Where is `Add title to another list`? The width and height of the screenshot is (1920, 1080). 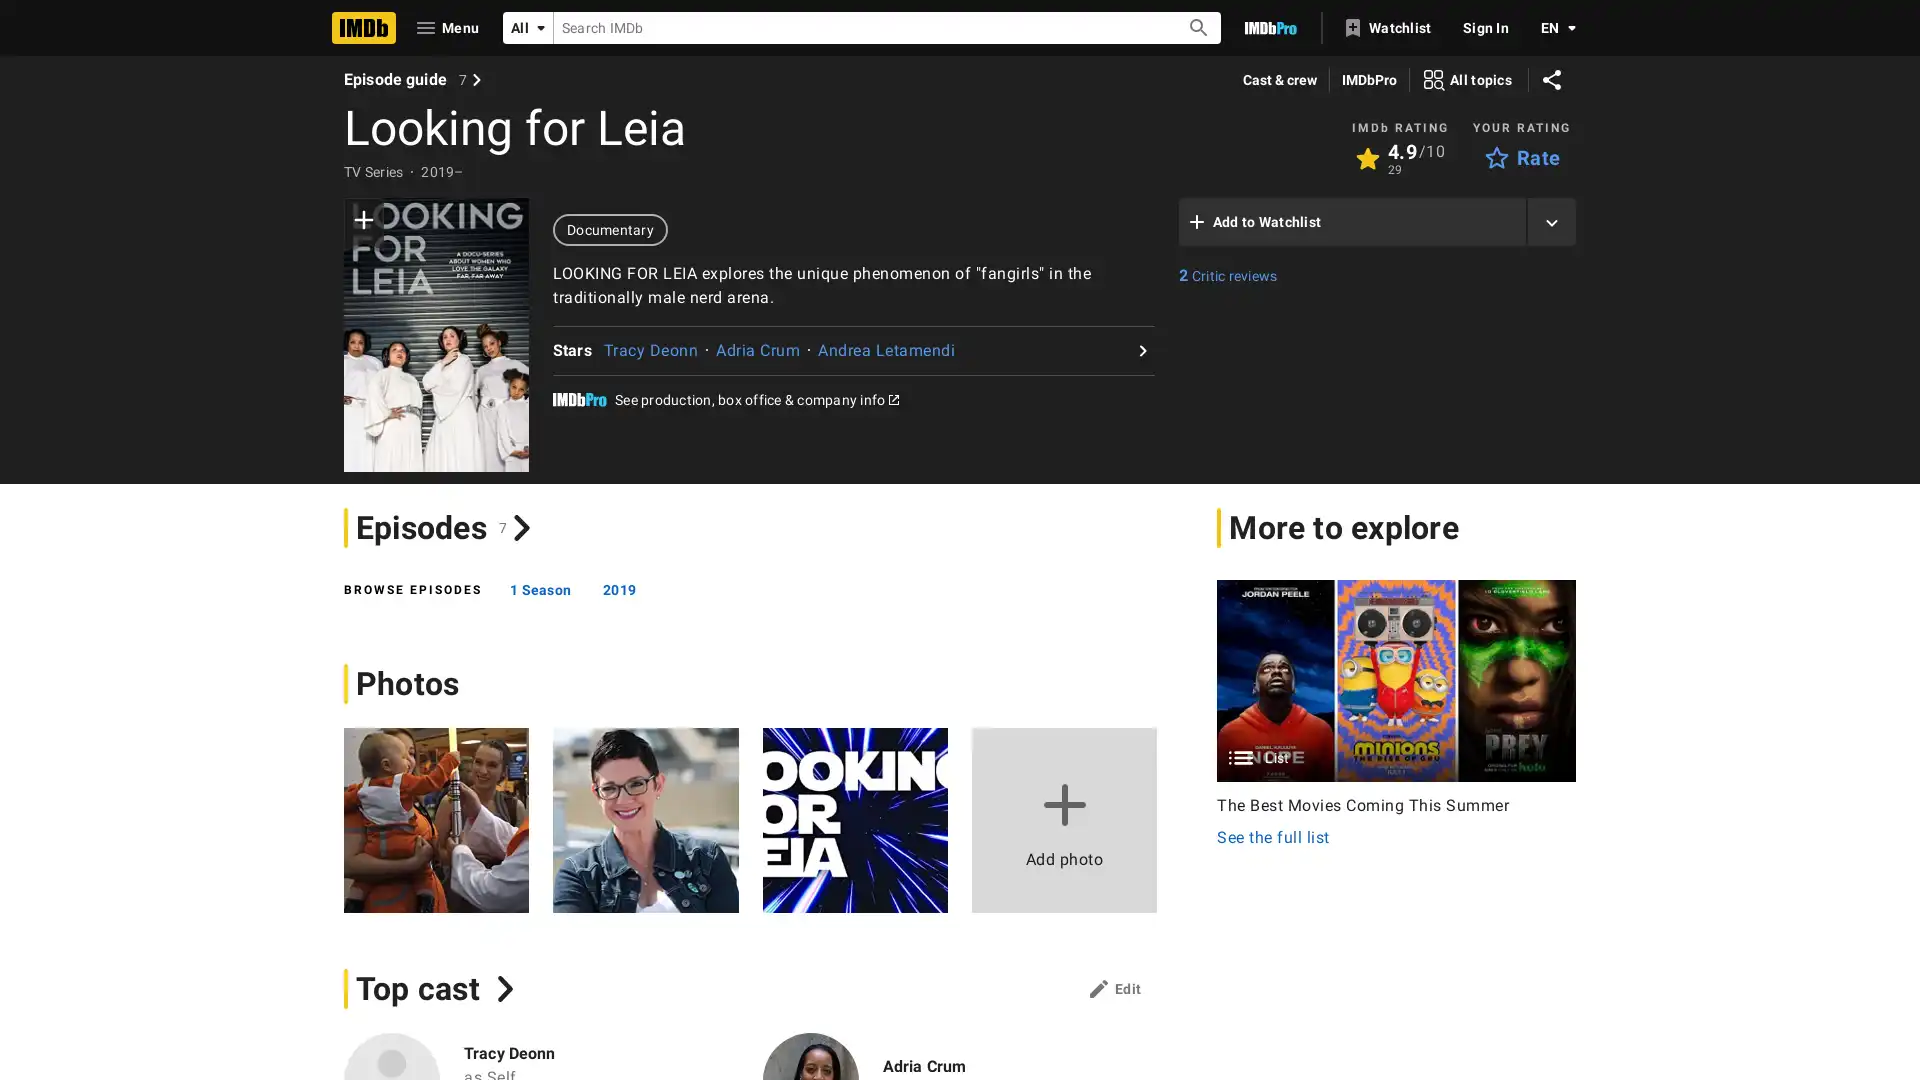 Add title to another list is located at coordinates (1550, 222).